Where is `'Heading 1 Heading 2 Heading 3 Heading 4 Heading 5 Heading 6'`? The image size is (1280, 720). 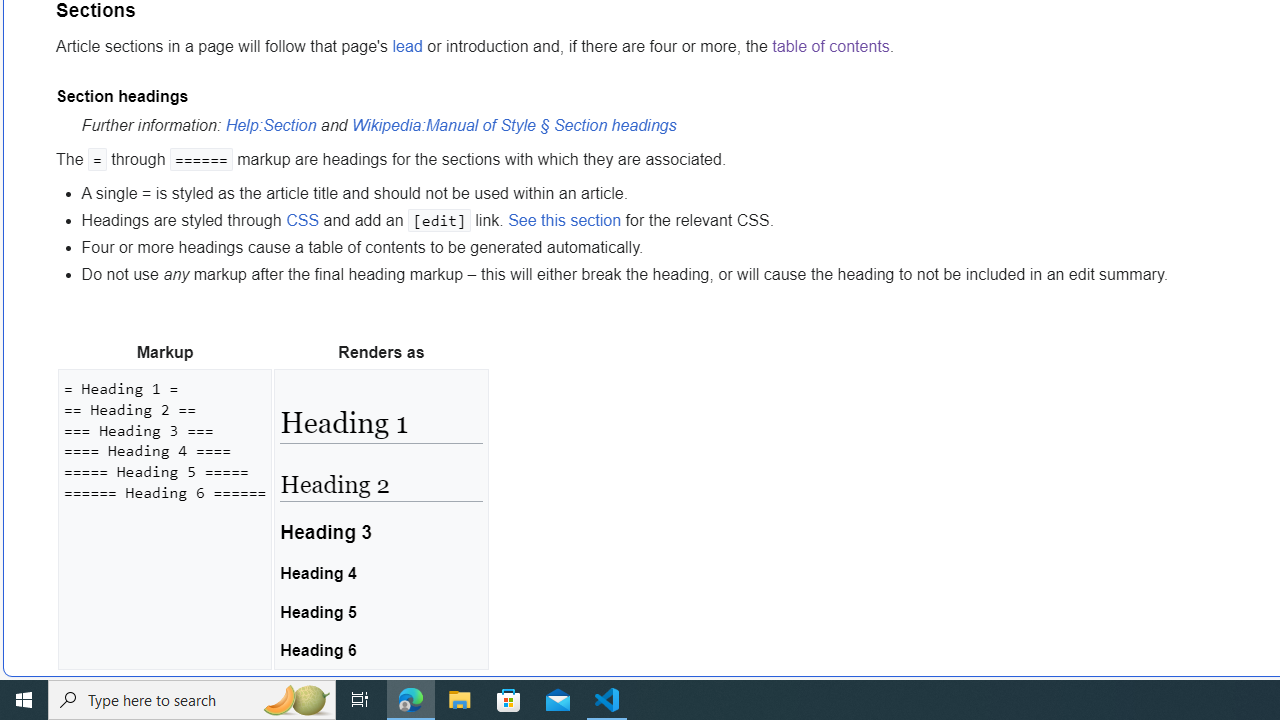
'Heading 1 Heading 2 Heading 3 Heading 4 Heading 5 Heading 6' is located at coordinates (381, 518).